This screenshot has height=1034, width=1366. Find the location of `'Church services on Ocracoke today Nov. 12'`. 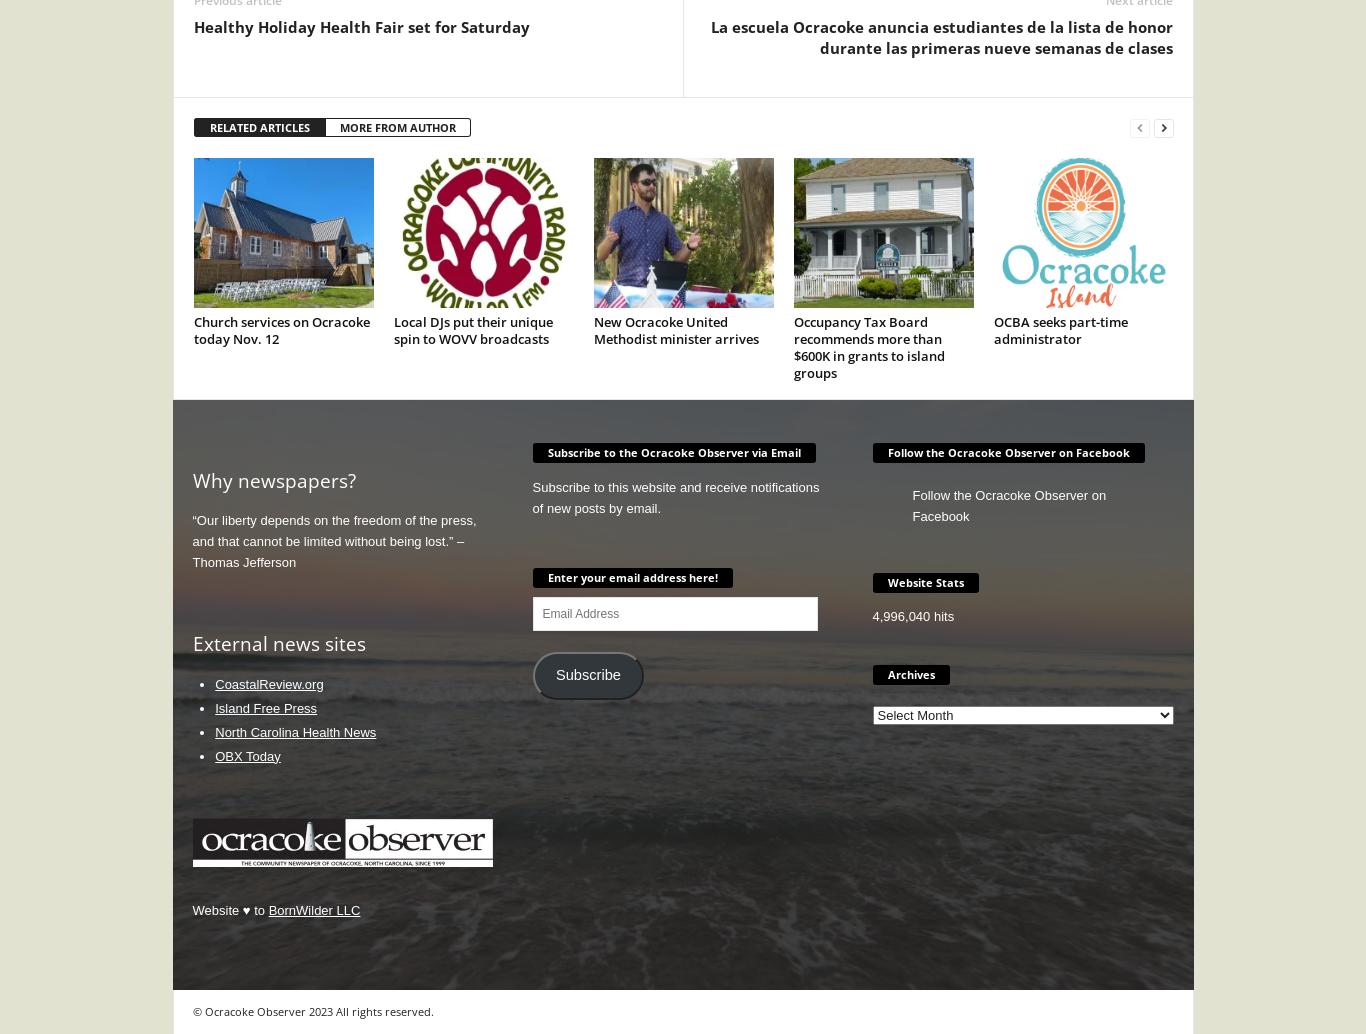

'Church services on Ocracoke today Nov. 12' is located at coordinates (192, 328).